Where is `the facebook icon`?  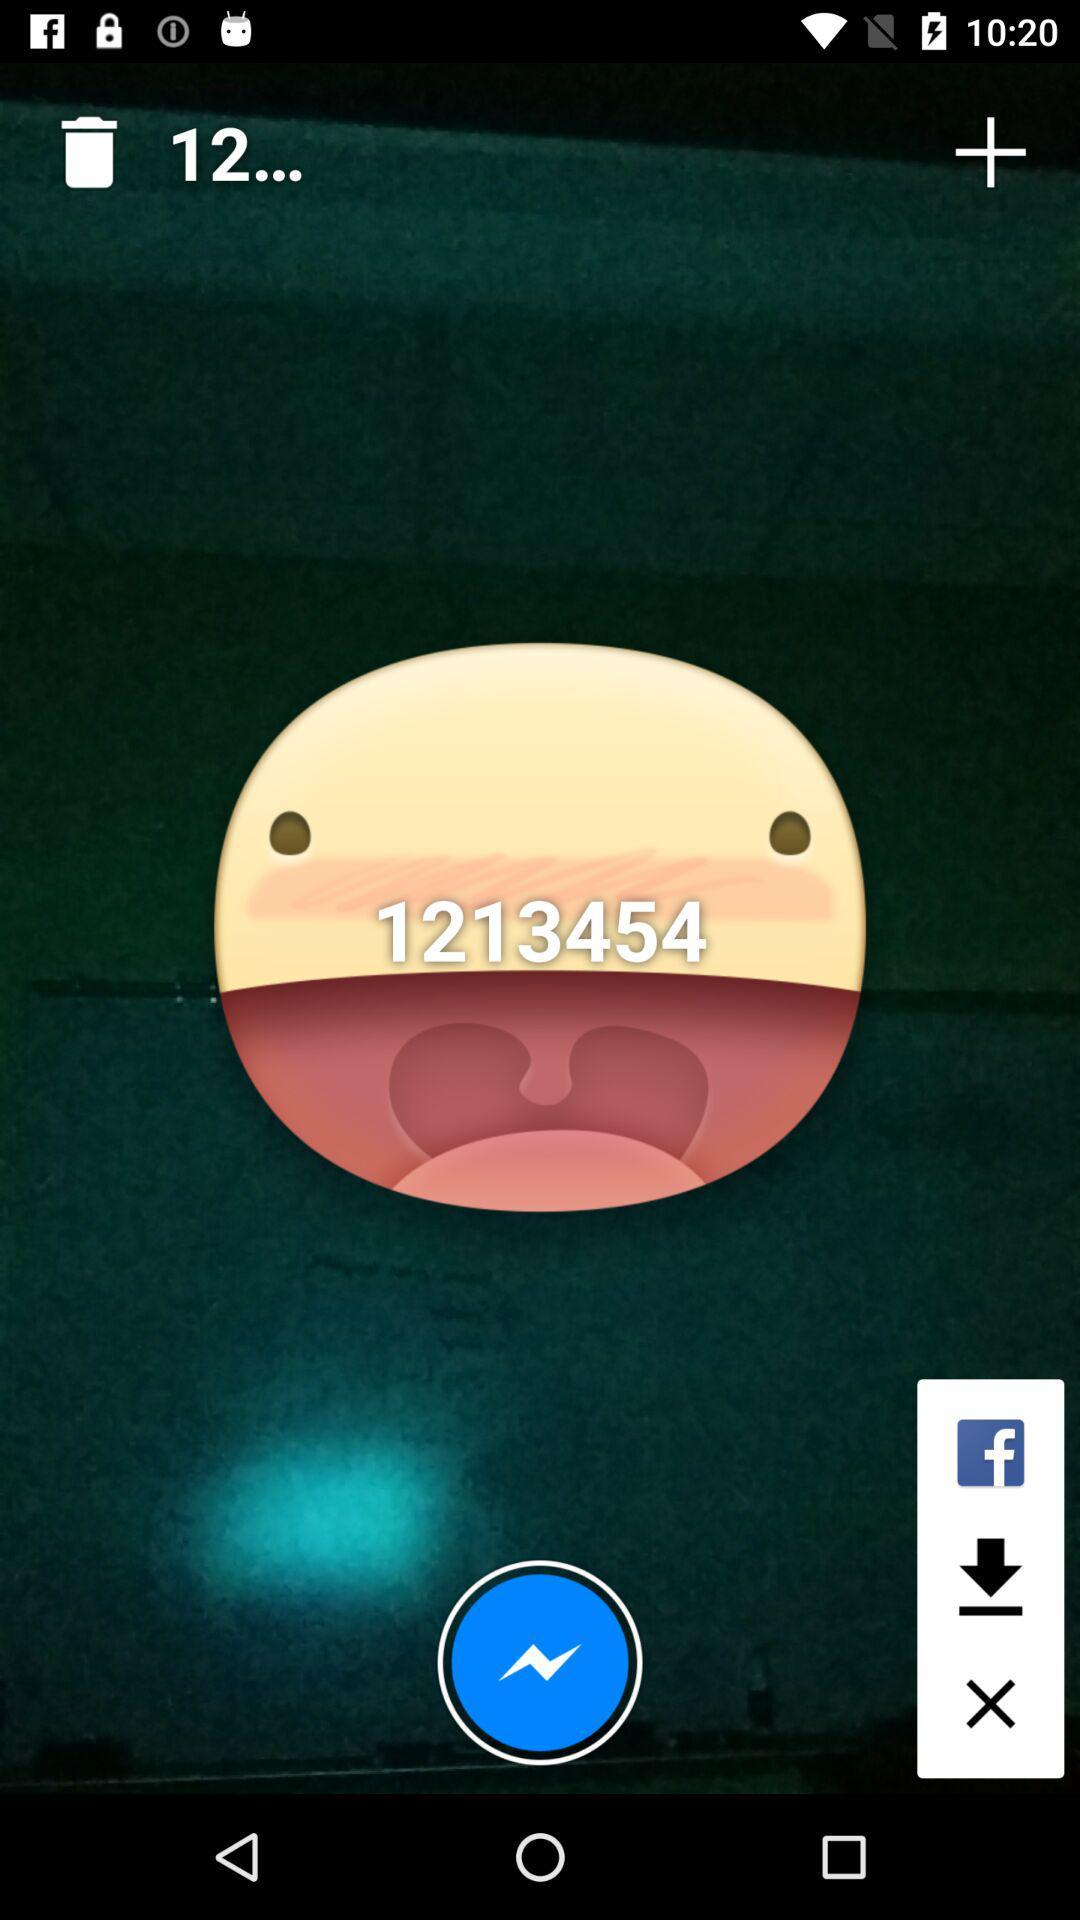 the facebook icon is located at coordinates (990, 1452).